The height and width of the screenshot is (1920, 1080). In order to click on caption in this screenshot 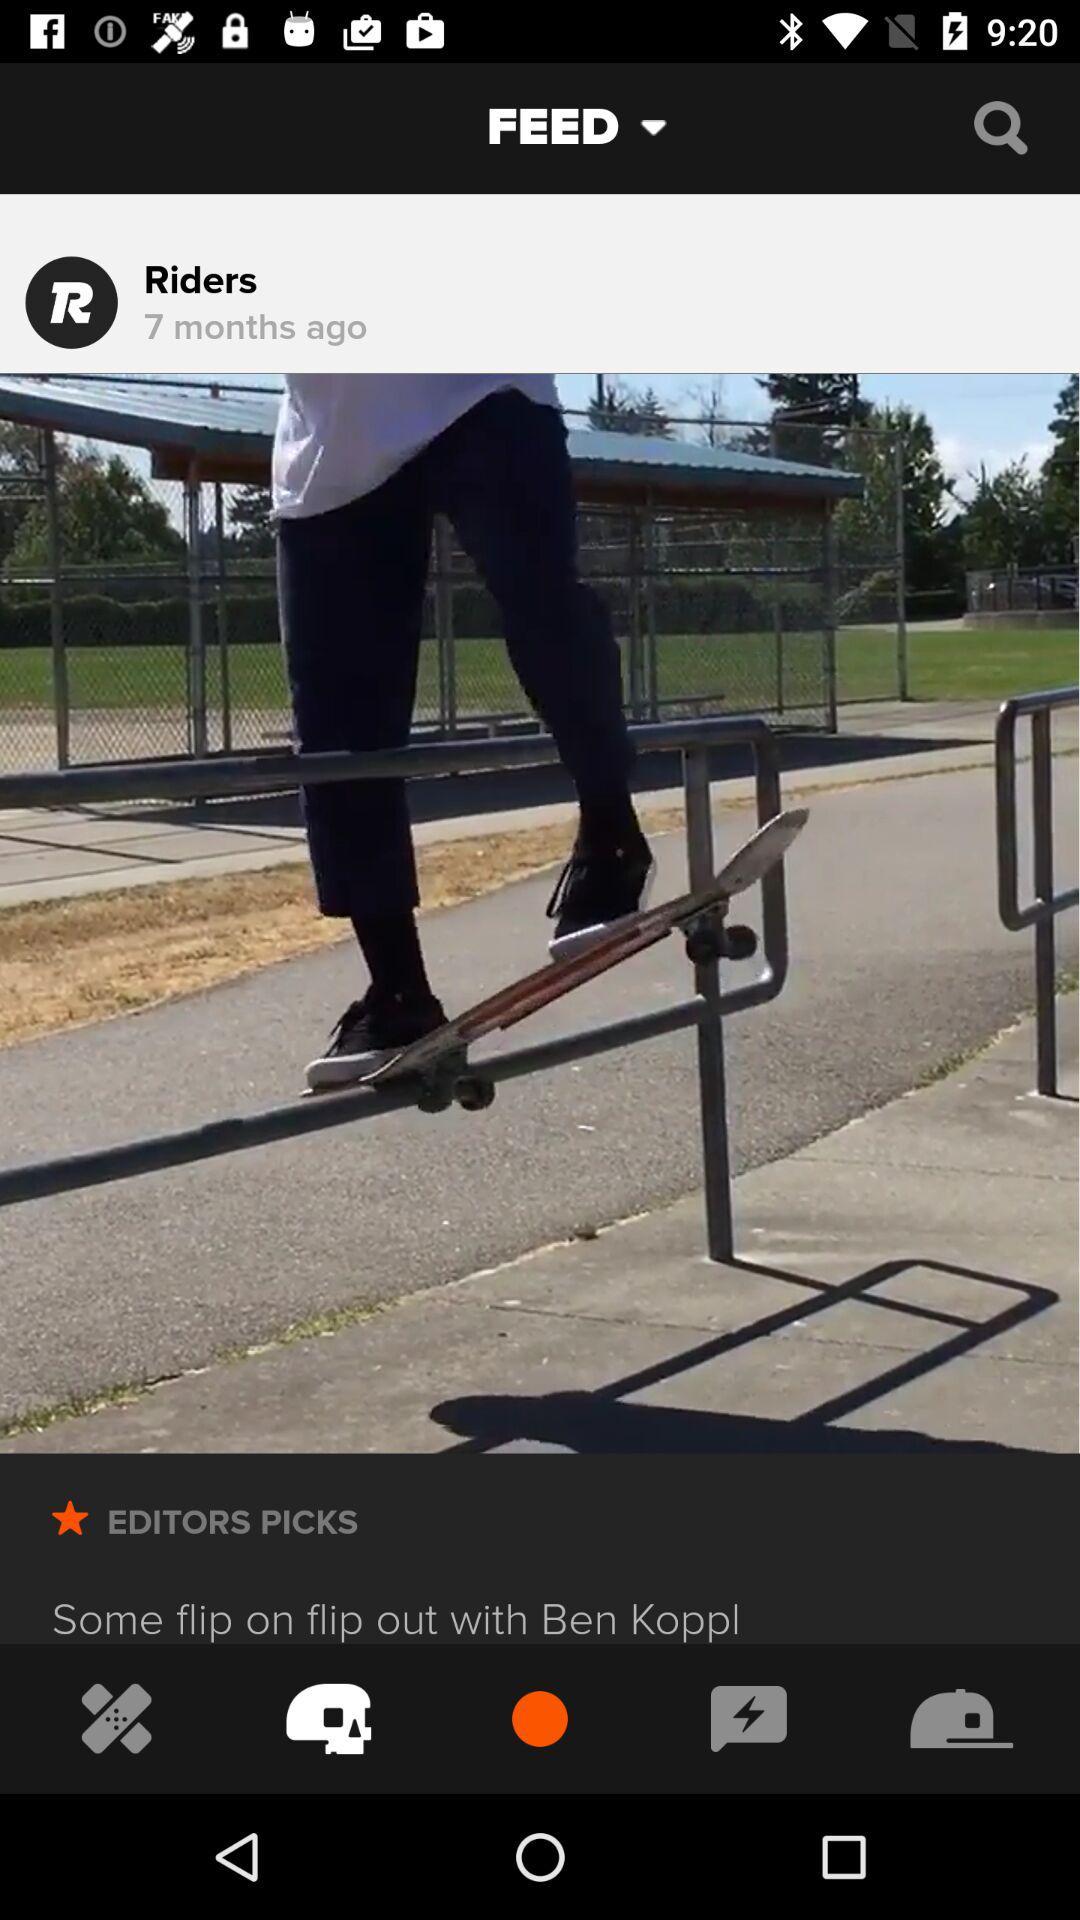, I will do `click(749, 1717)`.